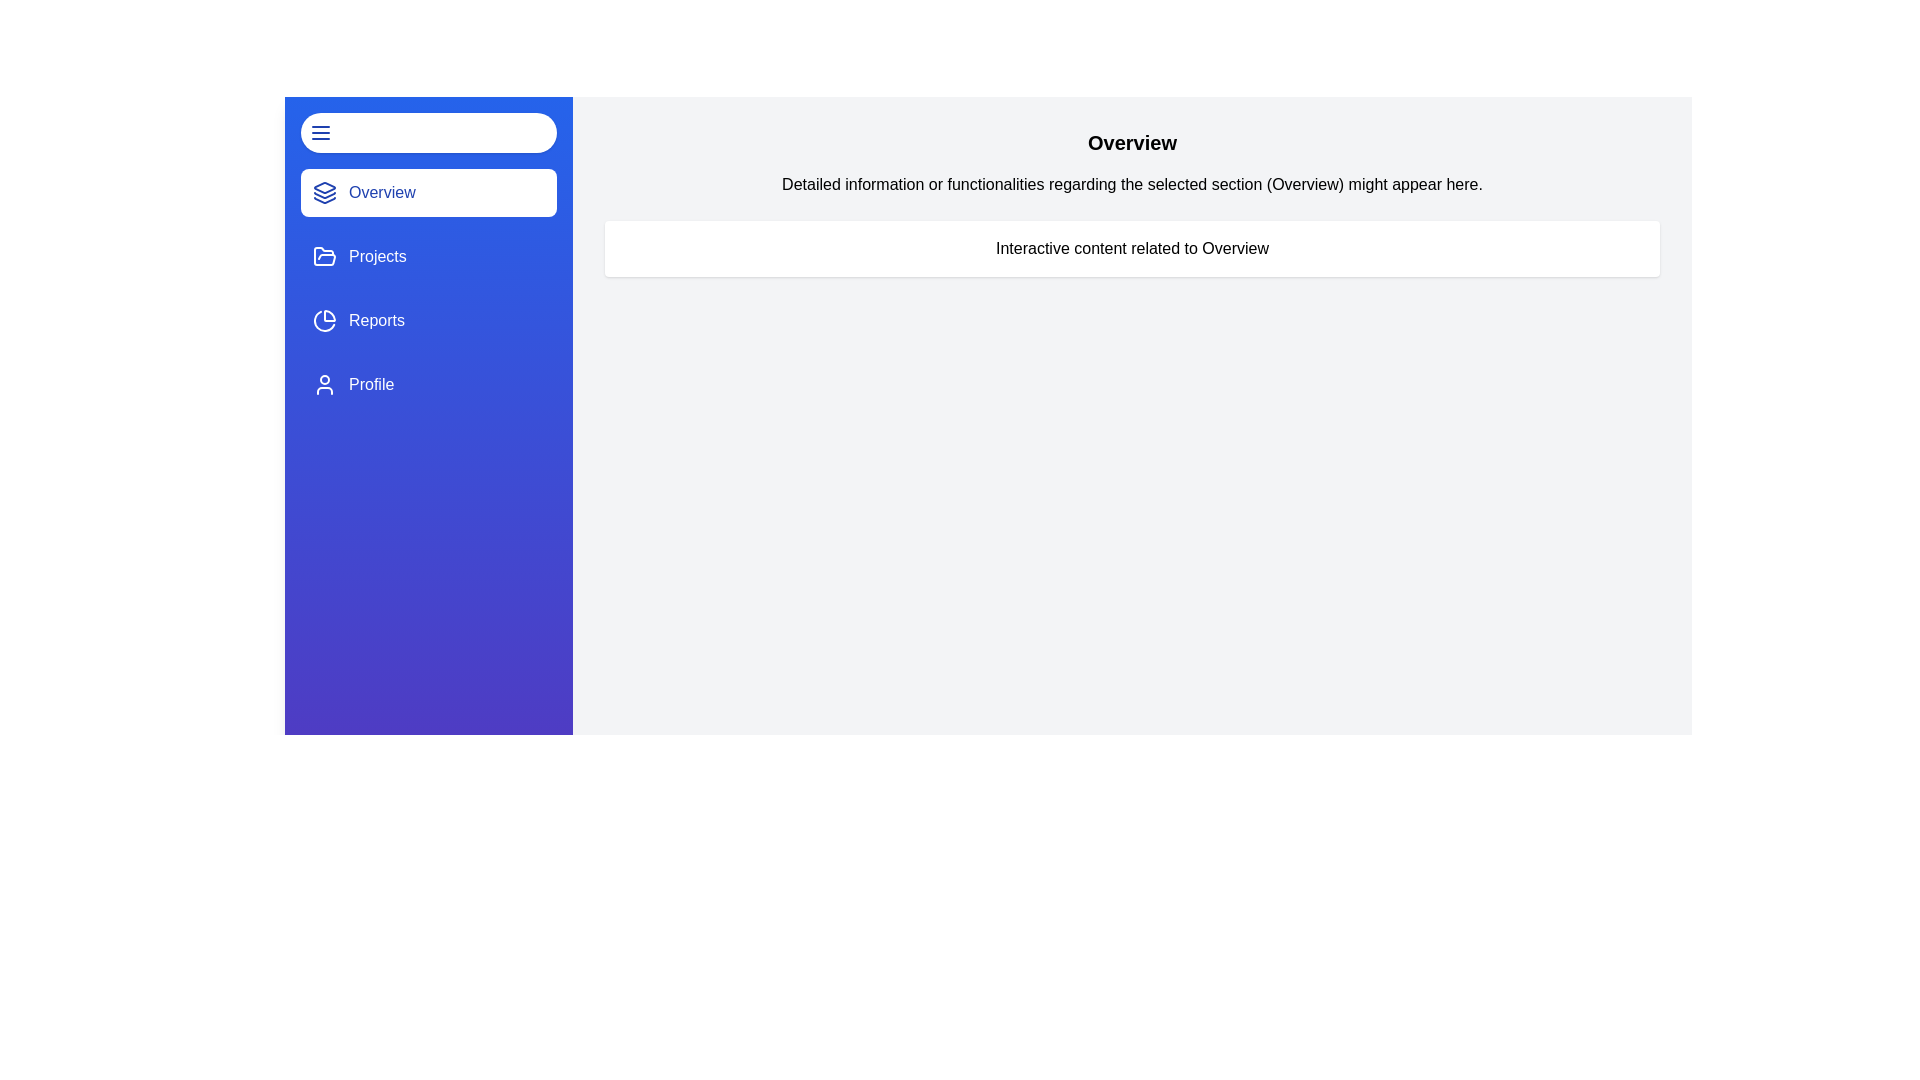 The image size is (1920, 1080). I want to click on the navigation section Projects, so click(427, 256).